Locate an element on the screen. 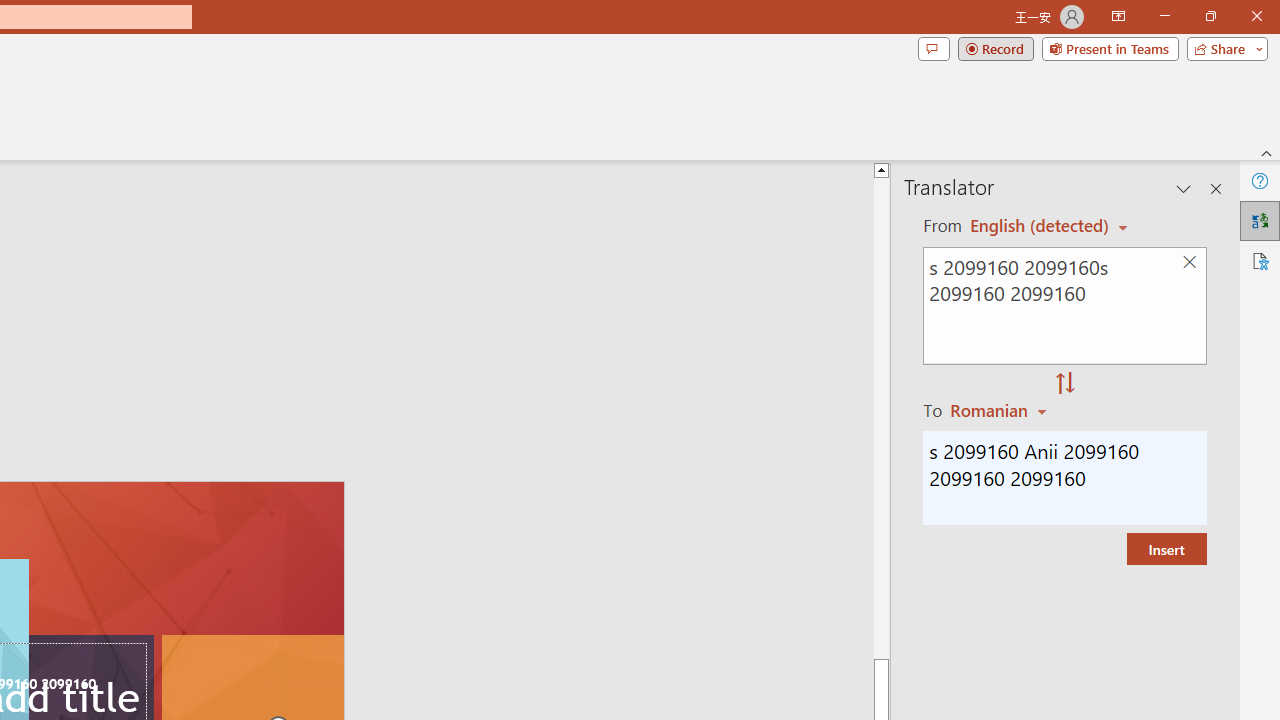 The height and width of the screenshot is (720, 1280). 'Clear text' is located at coordinates (1189, 262).